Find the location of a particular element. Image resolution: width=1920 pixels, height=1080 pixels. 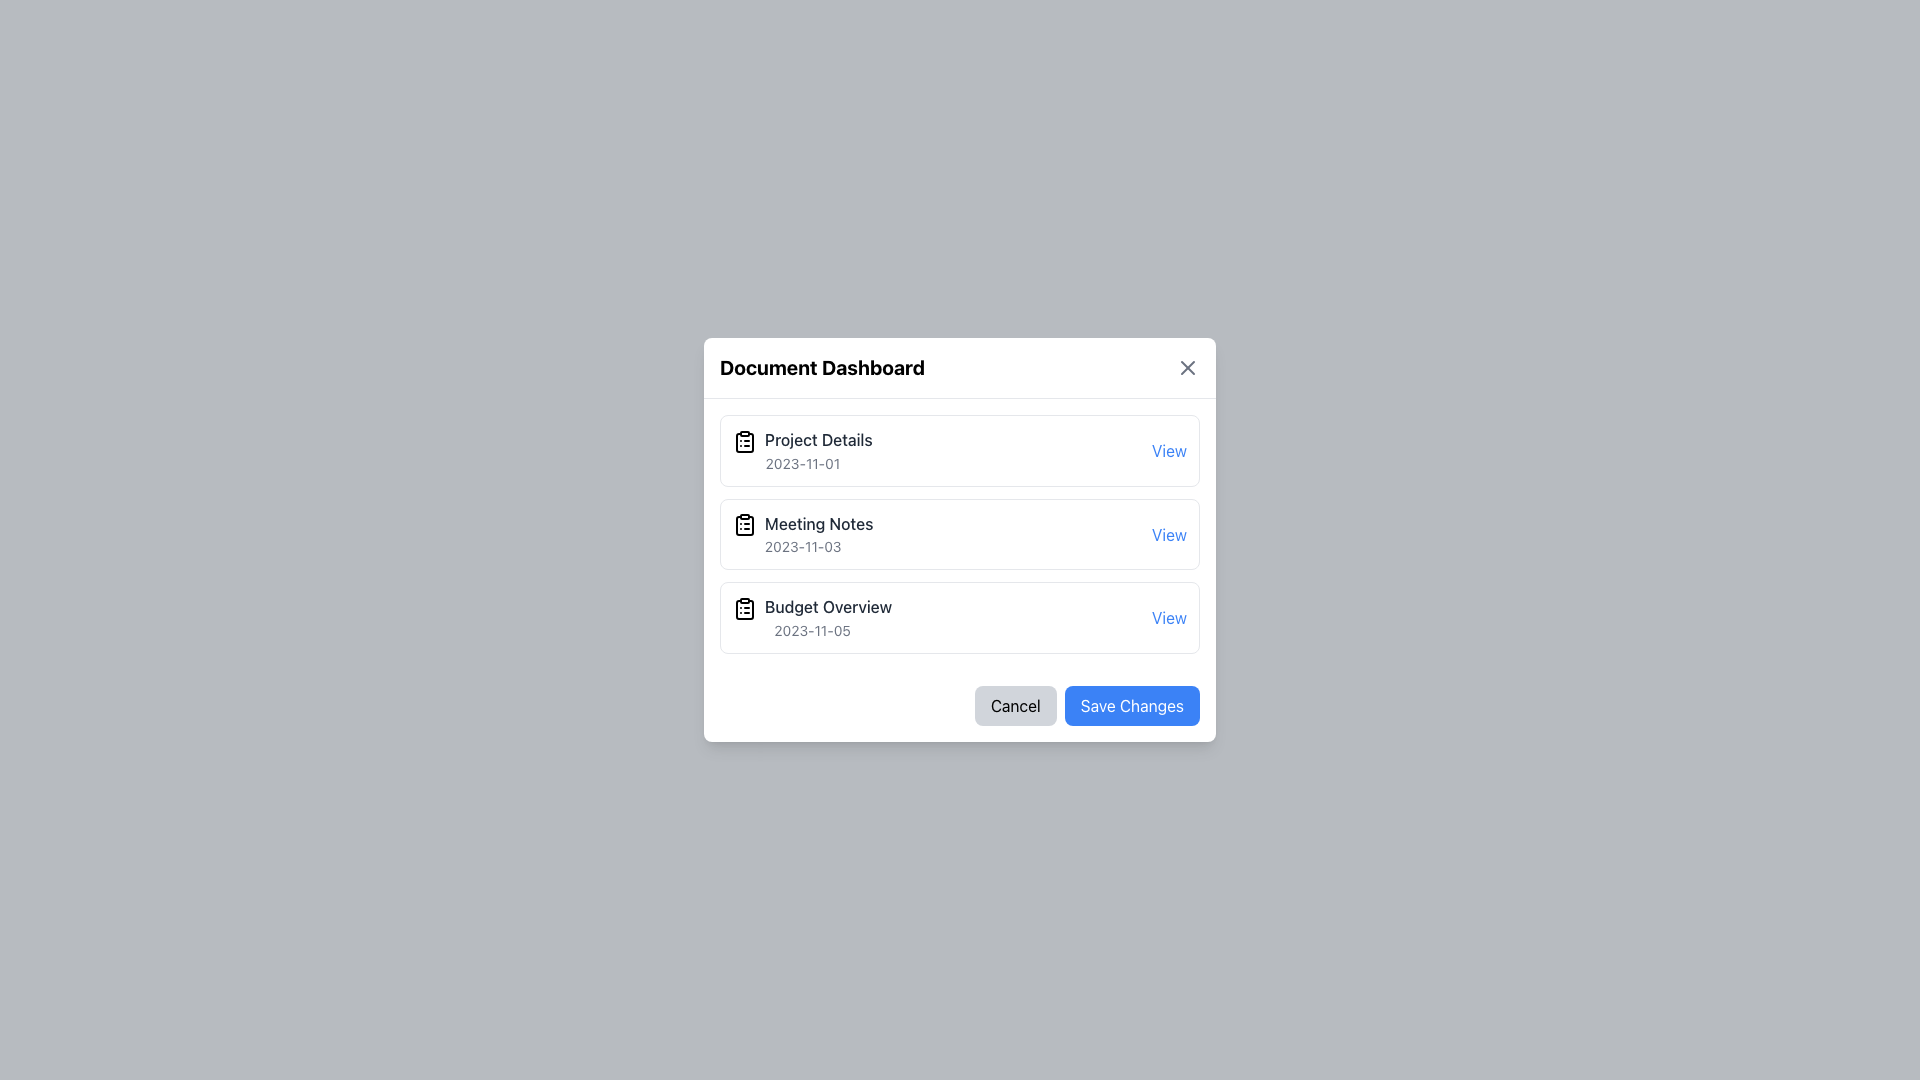

the 'Cancel' button within the Button group located at the bottom of the 'Document Dashboard' panel is located at coordinates (960, 704).